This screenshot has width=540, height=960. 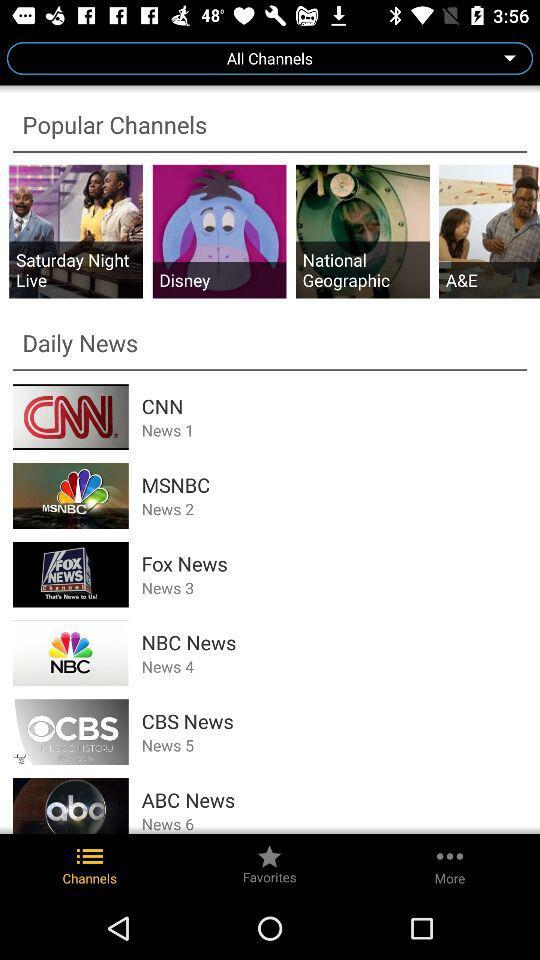 What do you see at coordinates (334, 823) in the screenshot?
I see `the app below the abc news app` at bounding box center [334, 823].